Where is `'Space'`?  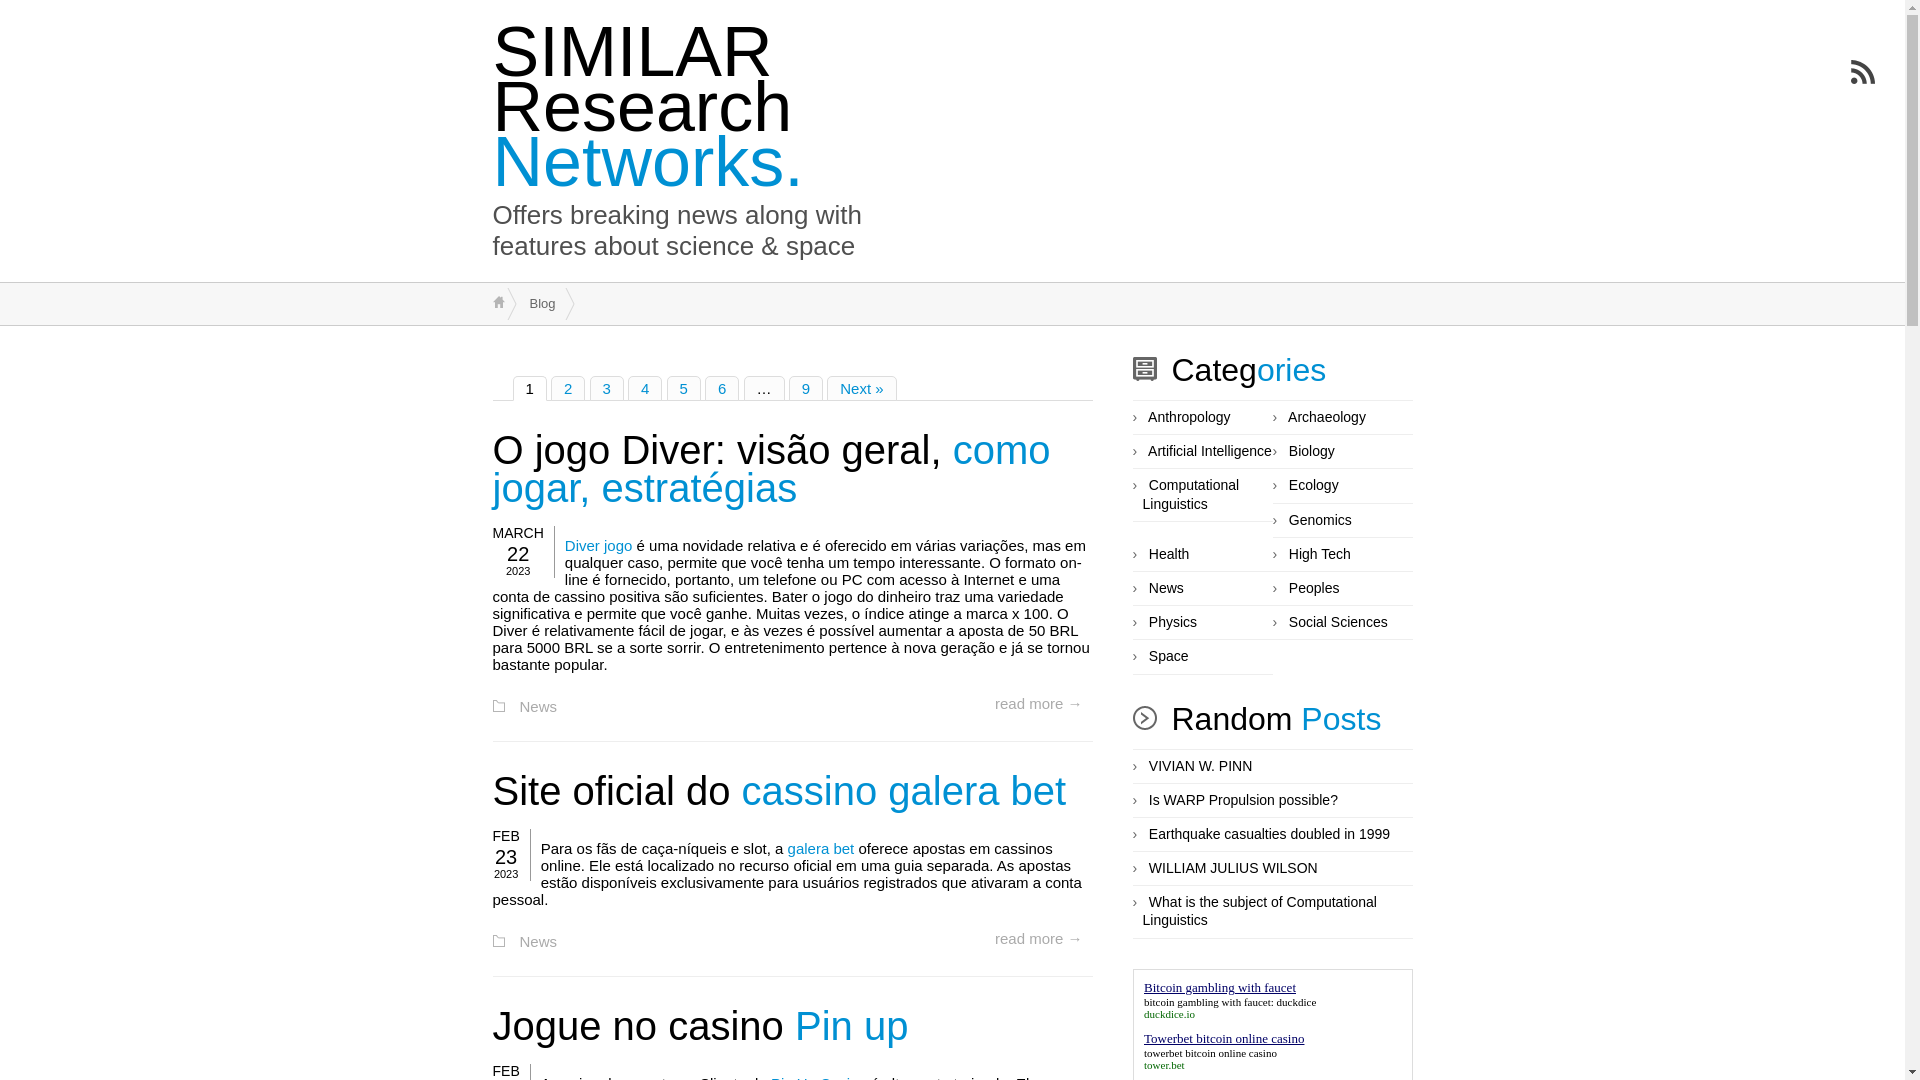
'Space' is located at coordinates (1148, 656).